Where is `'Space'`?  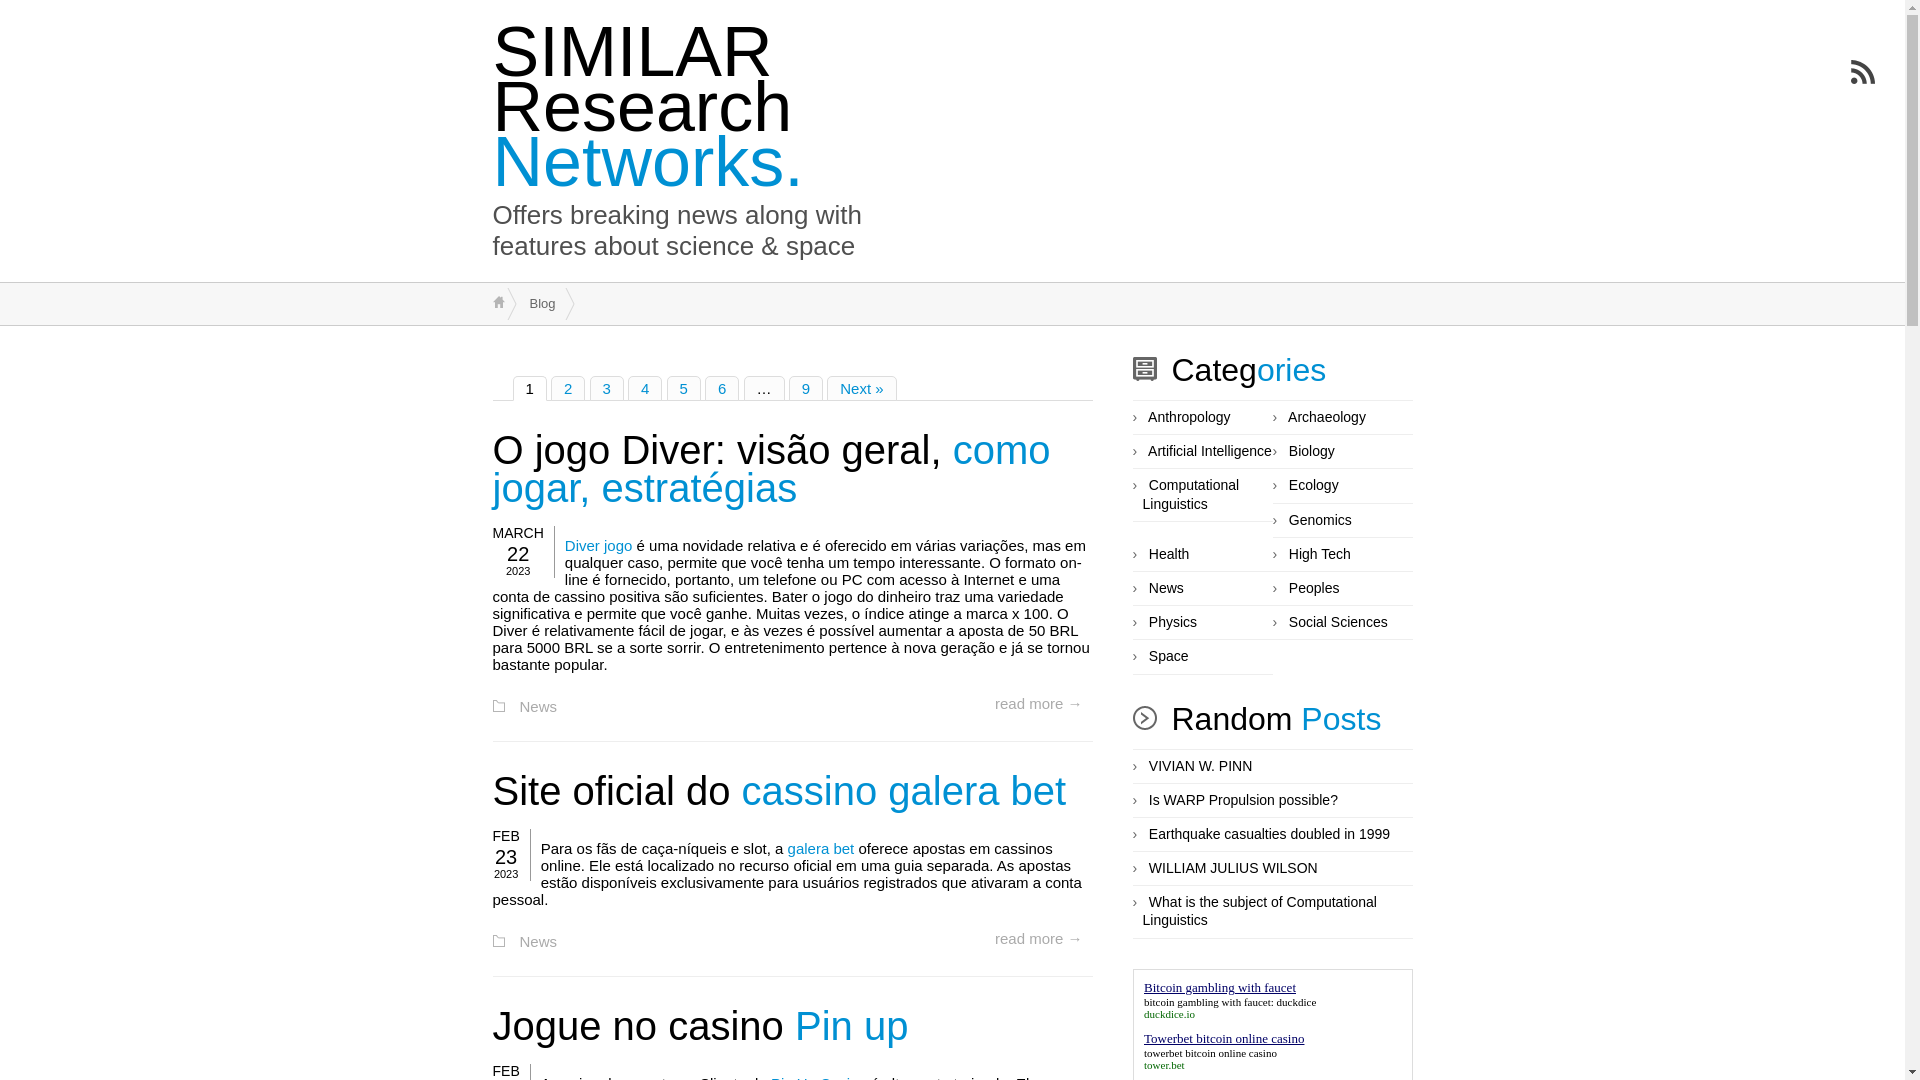
'Space' is located at coordinates (1148, 656).